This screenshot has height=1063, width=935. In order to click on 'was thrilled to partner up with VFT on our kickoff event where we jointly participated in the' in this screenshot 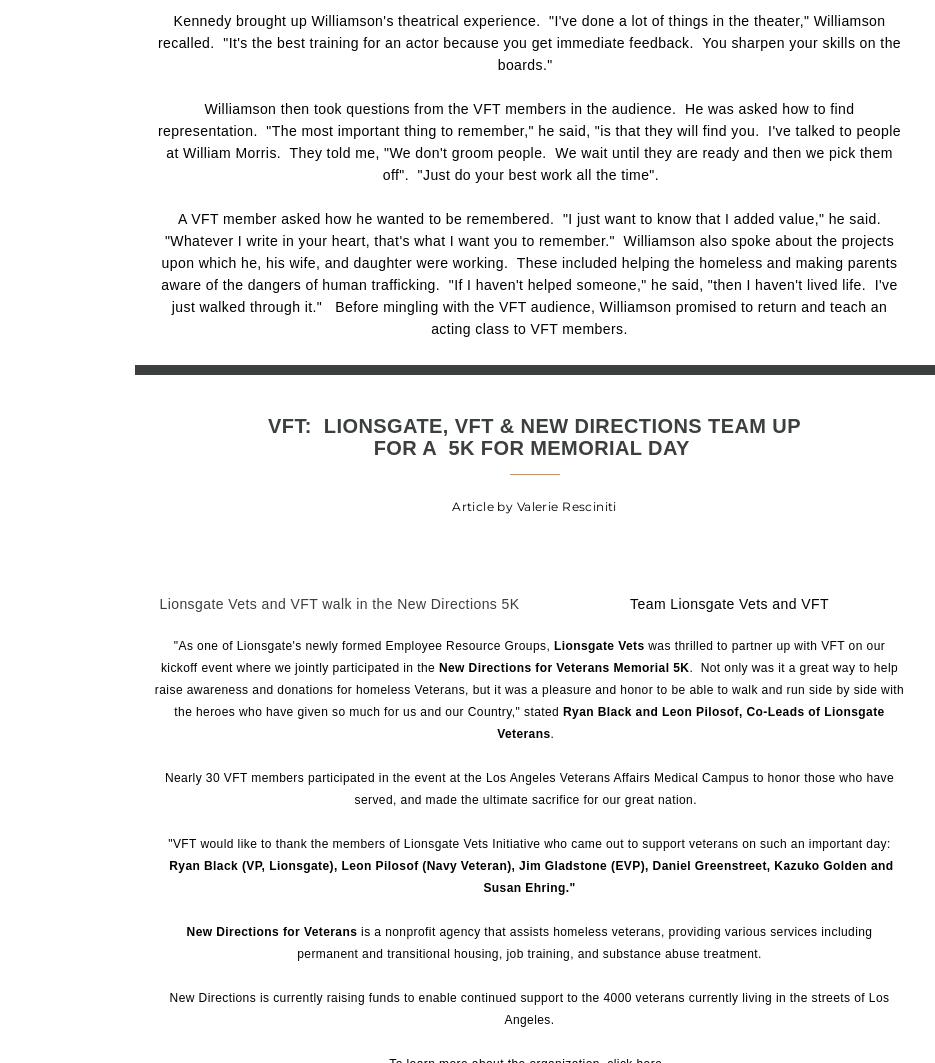, I will do `click(521, 656)`.